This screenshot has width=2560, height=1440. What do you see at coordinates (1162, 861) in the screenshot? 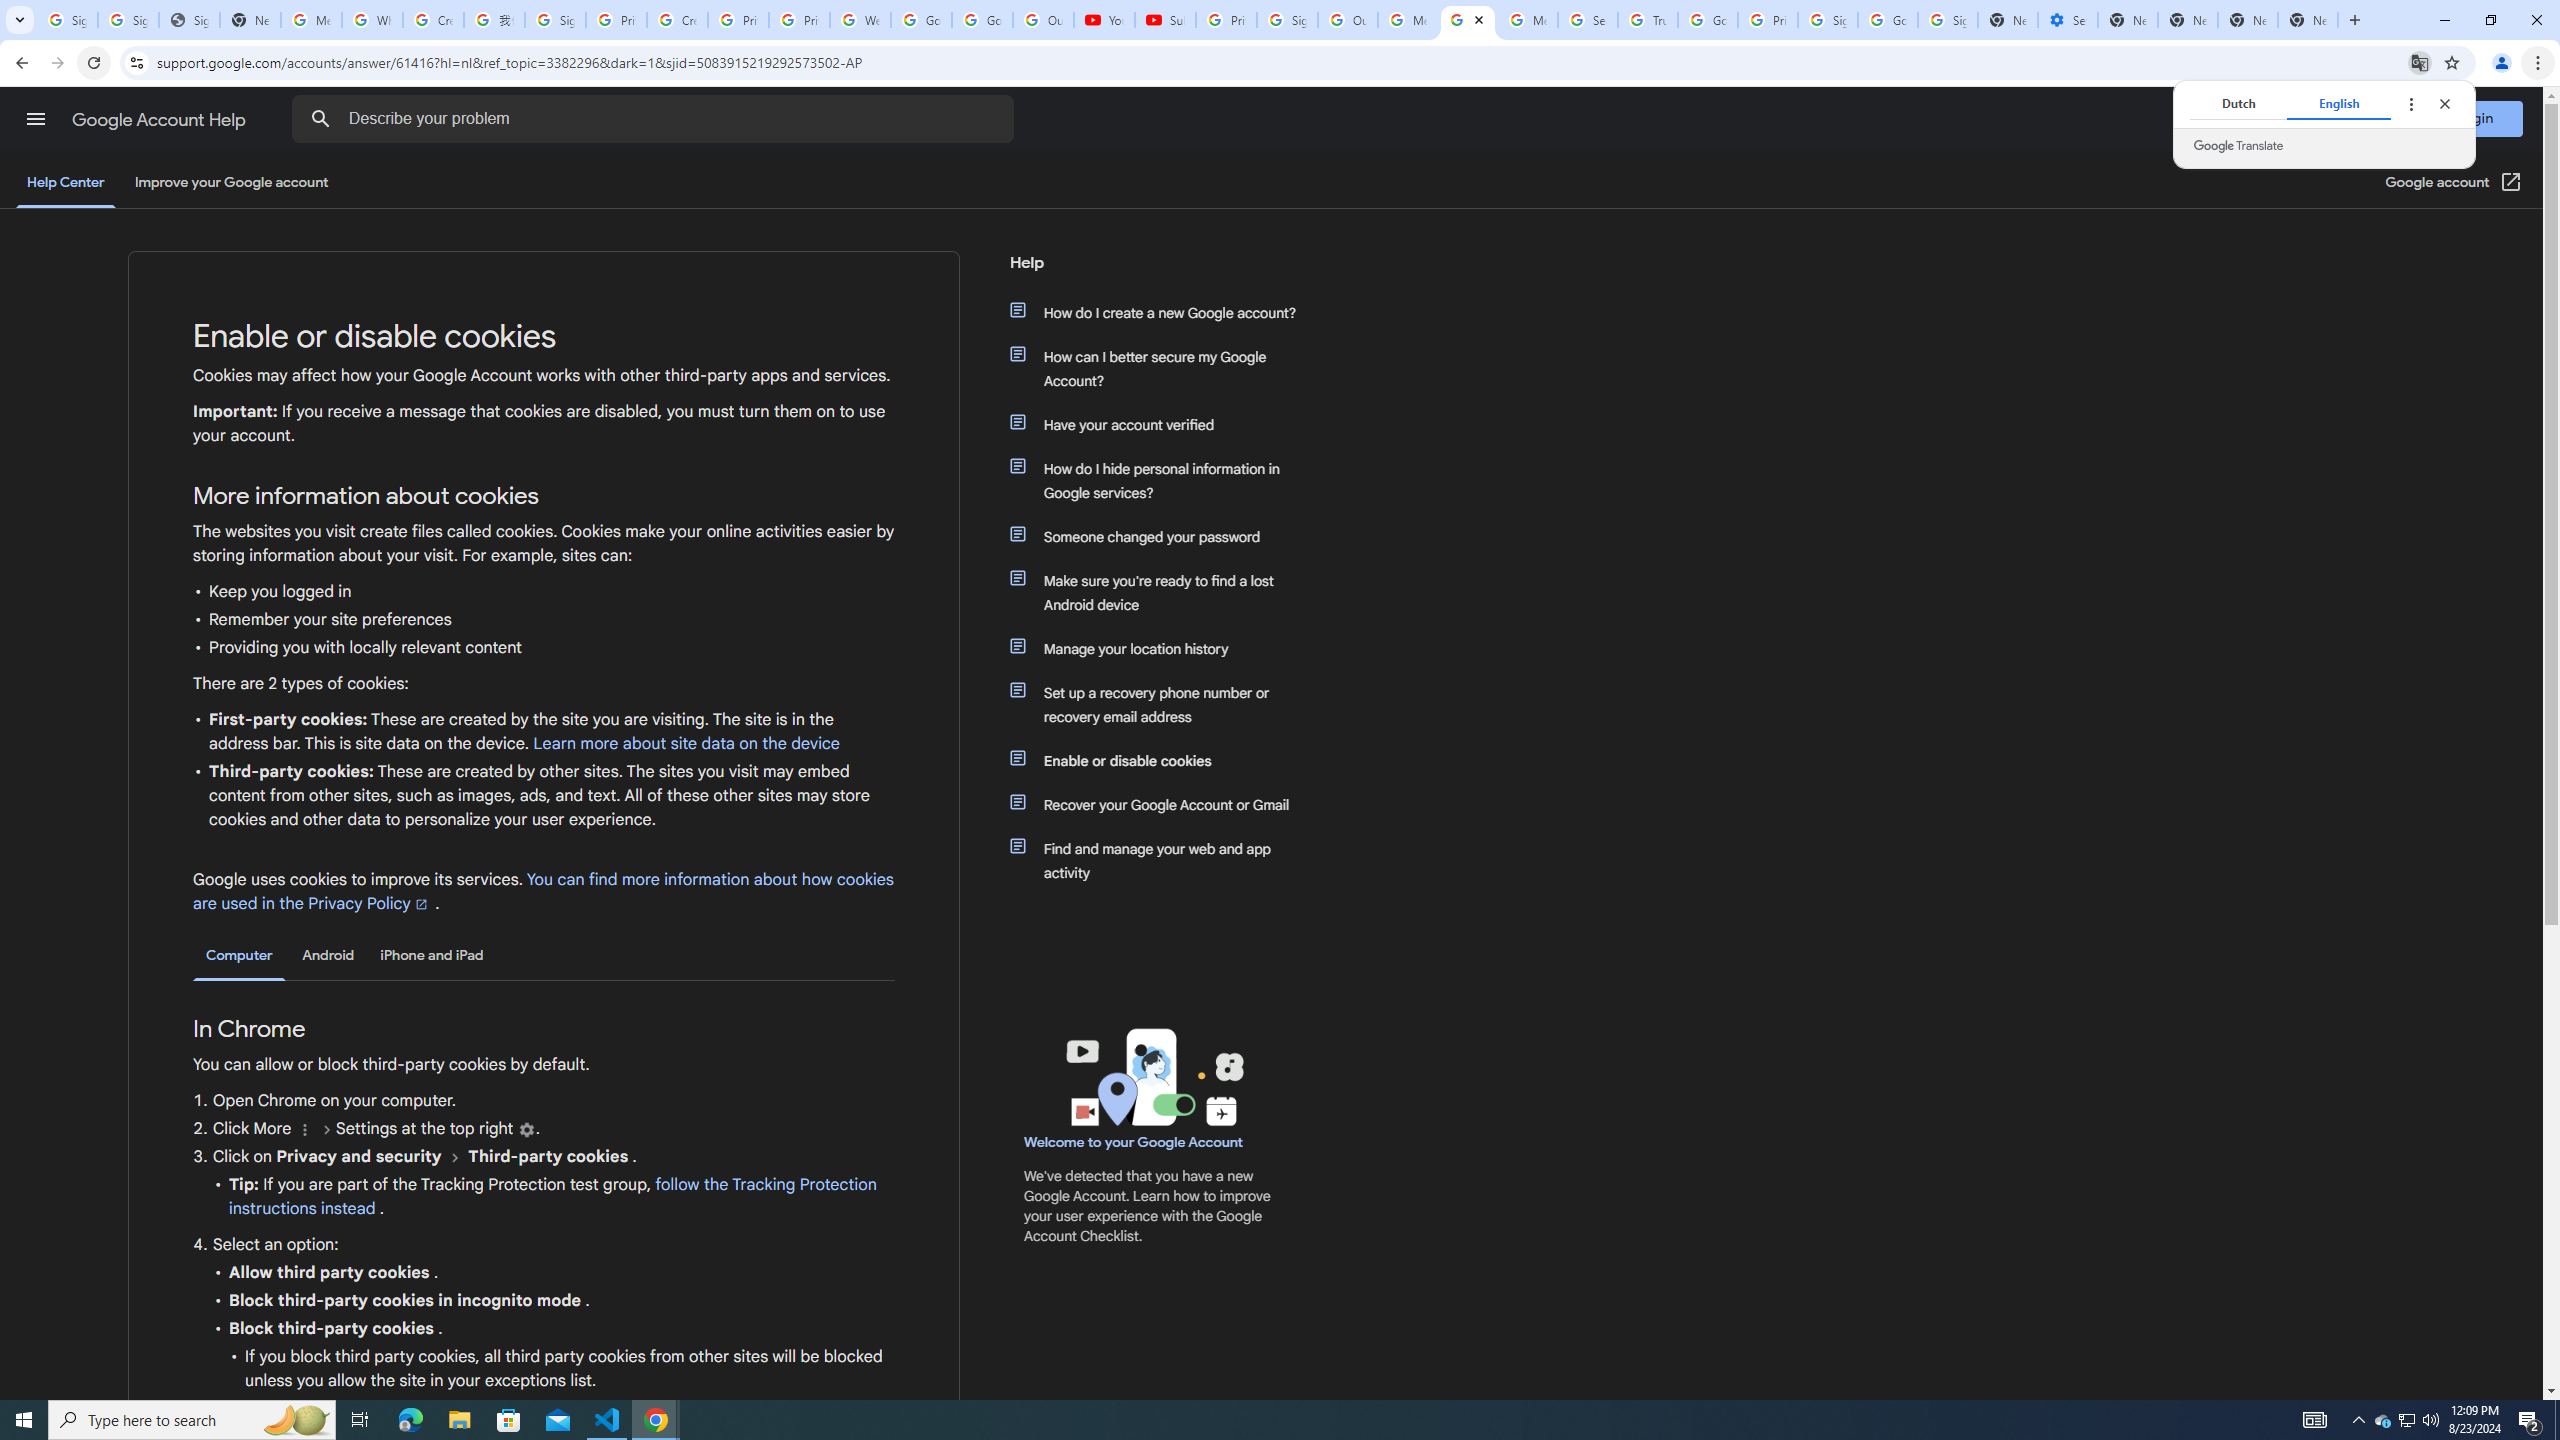
I see `'Find and manage your web and app activity'` at bounding box center [1162, 861].